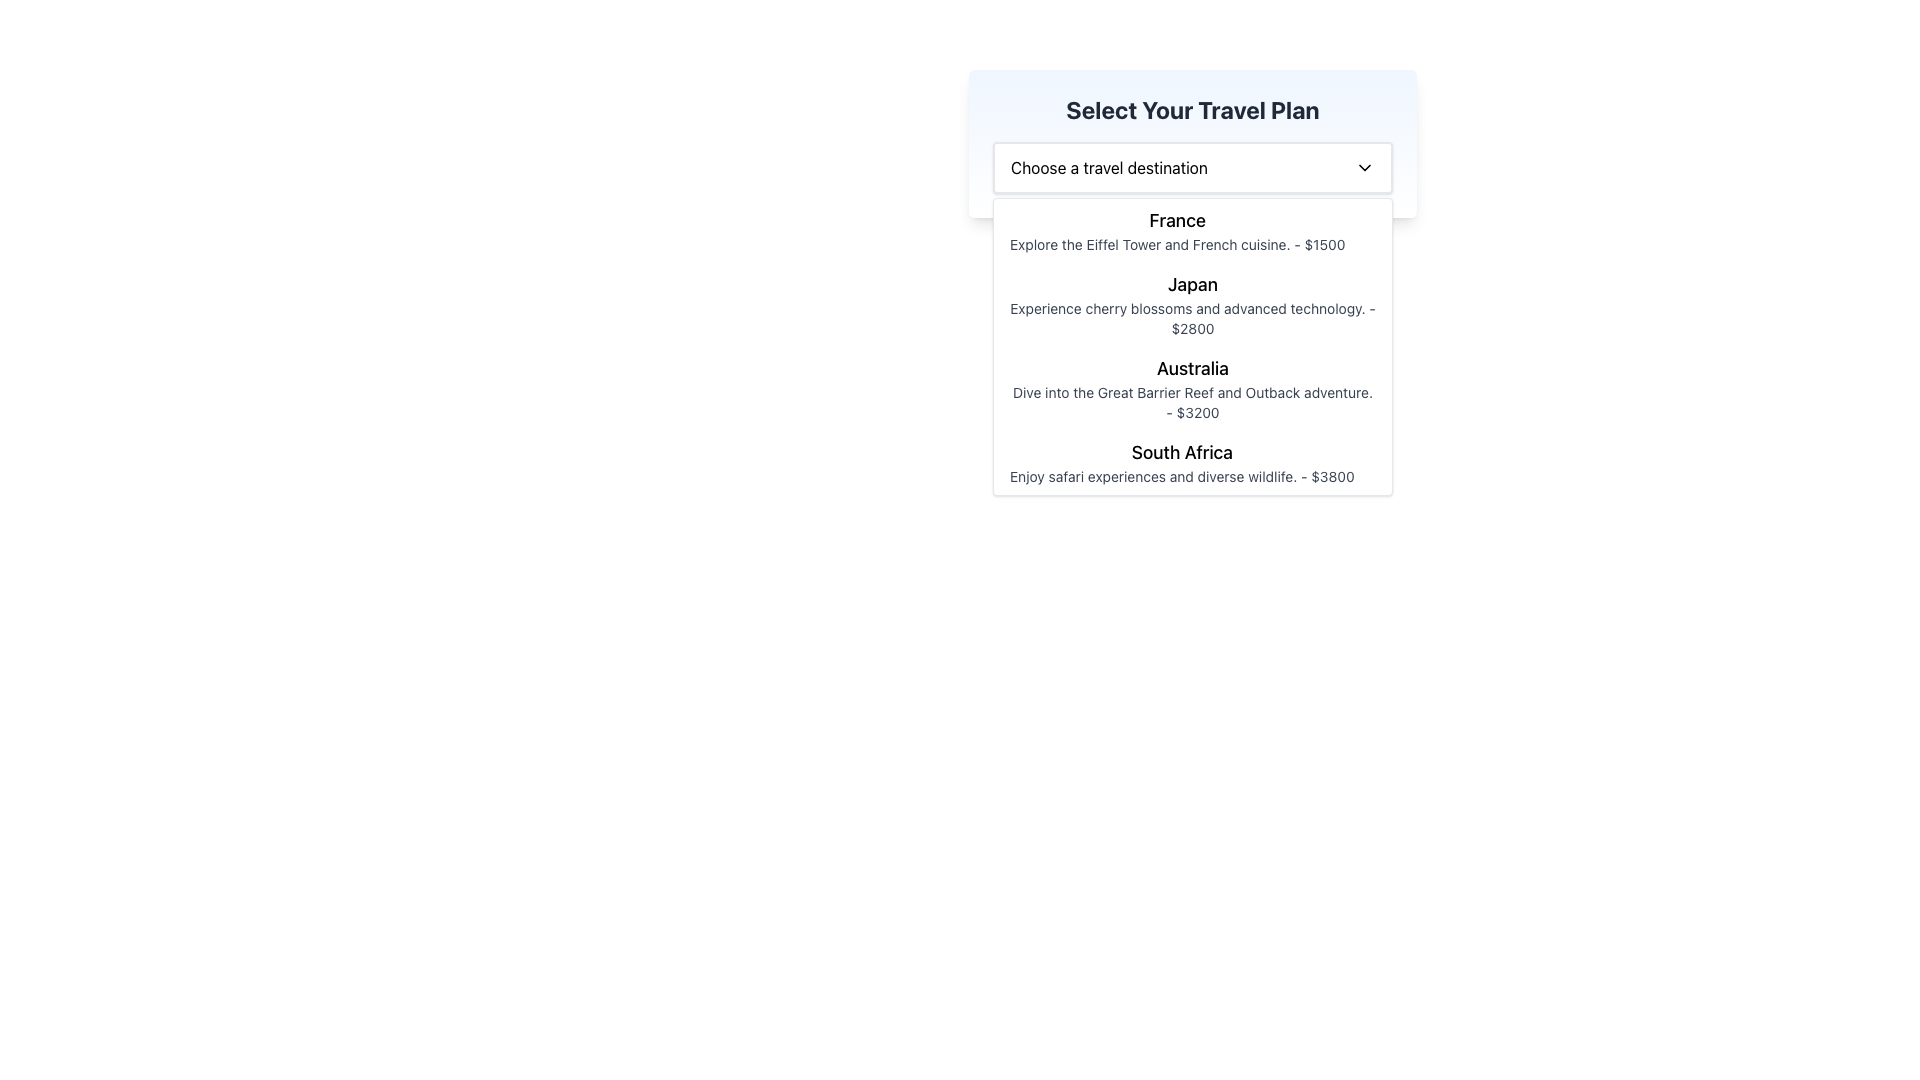 The image size is (1920, 1080). I want to click on the first option in the dropdown menu labeled 'Traveling to France', so click(1177, 230).